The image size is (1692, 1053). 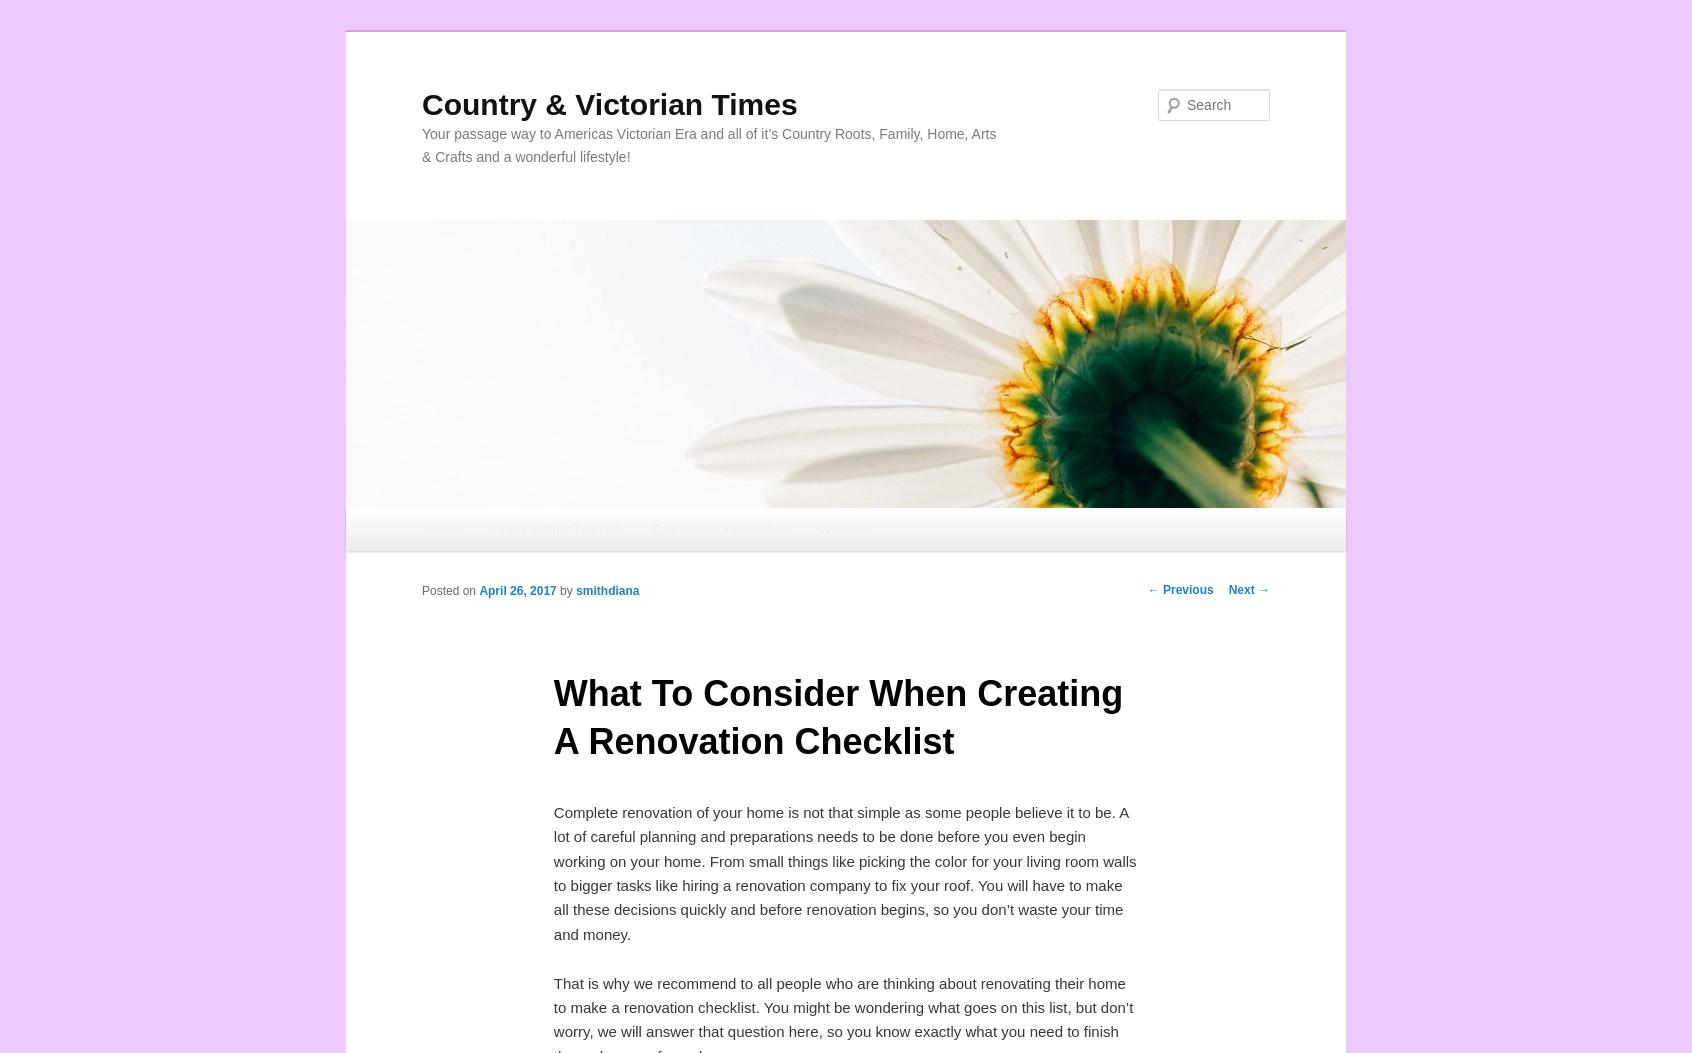 I want to click on 'Complete renovation of your home is not that simple as some people believe it to be. A lot of careful planning and preparations needs to be done before you even begin working on your home. From small things like picking the color for your living room walls to bigger tasks like hiring a renovation company to fix your roof. You will have to make all these decisions quickly and before renovation begins, so you don’t waste your time and money.', so click(x=844, y=872).